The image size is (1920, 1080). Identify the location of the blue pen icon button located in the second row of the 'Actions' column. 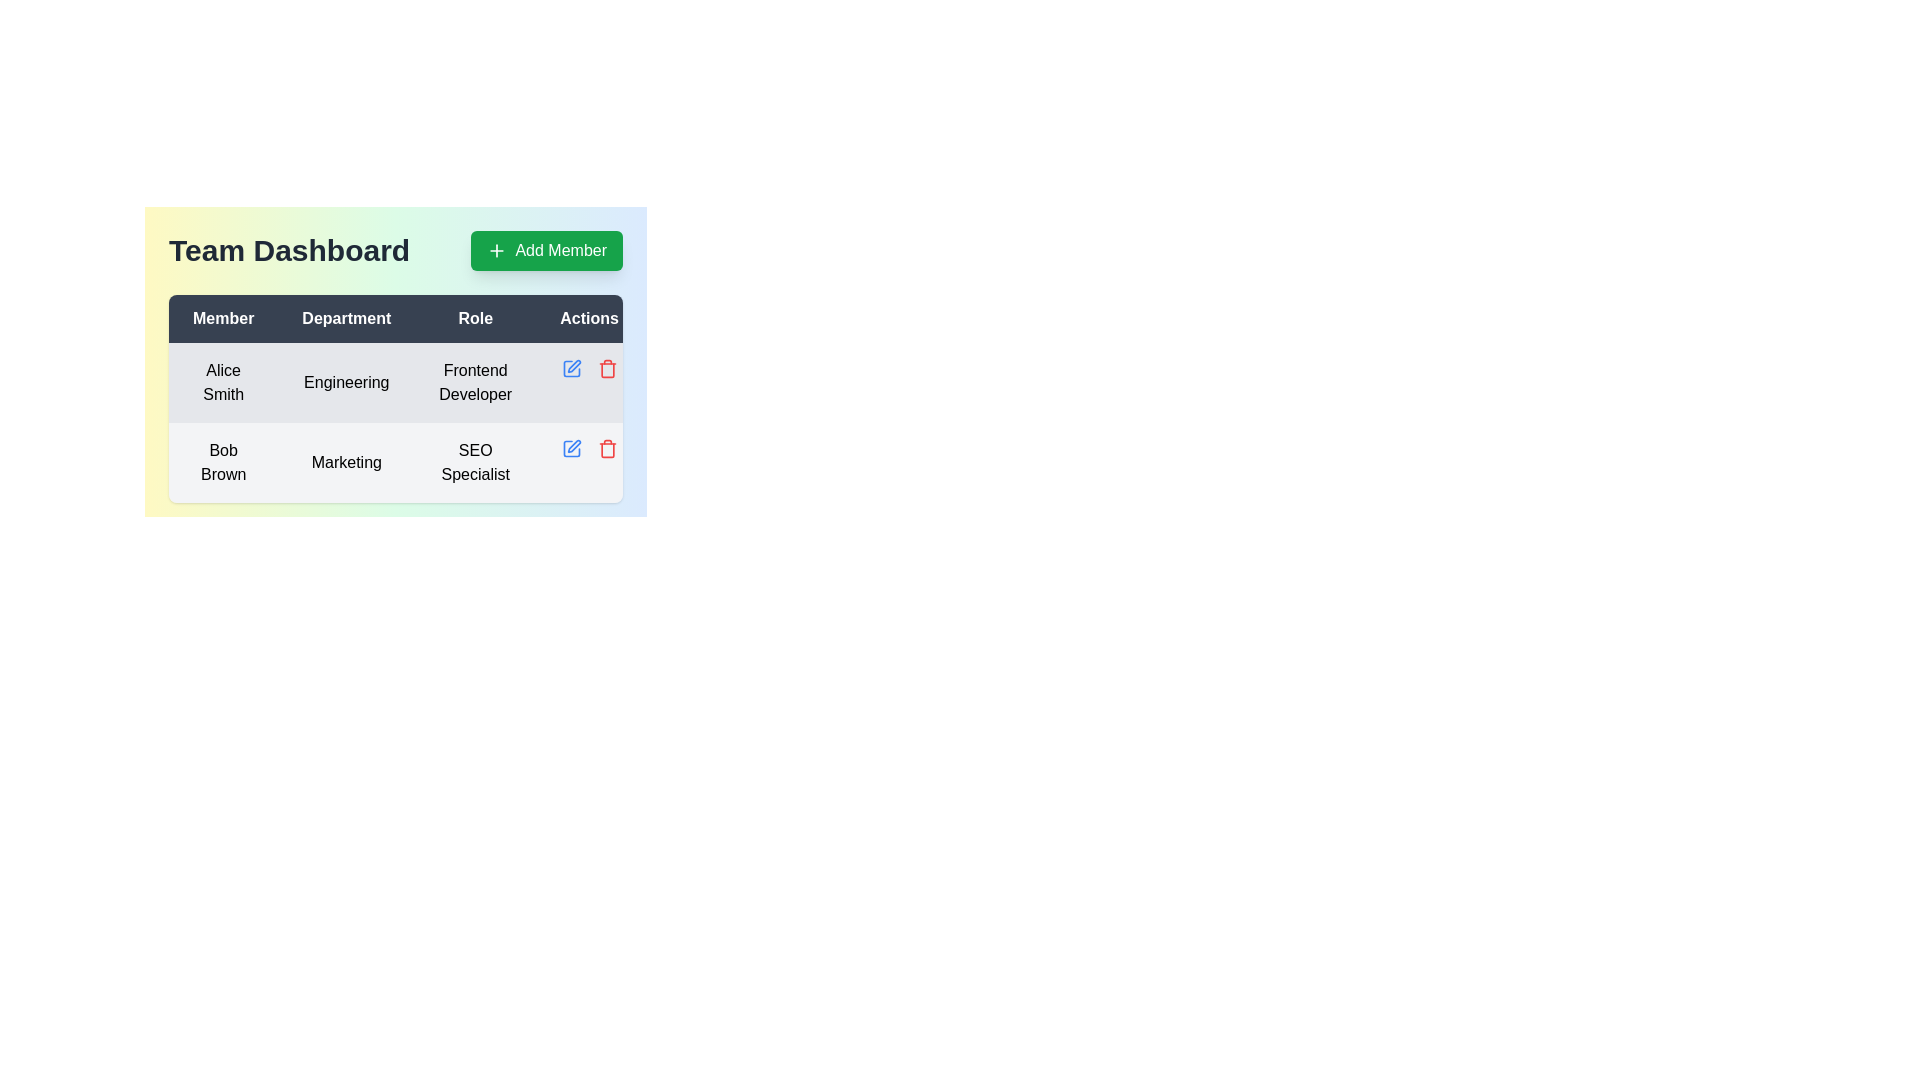
(573, 445).